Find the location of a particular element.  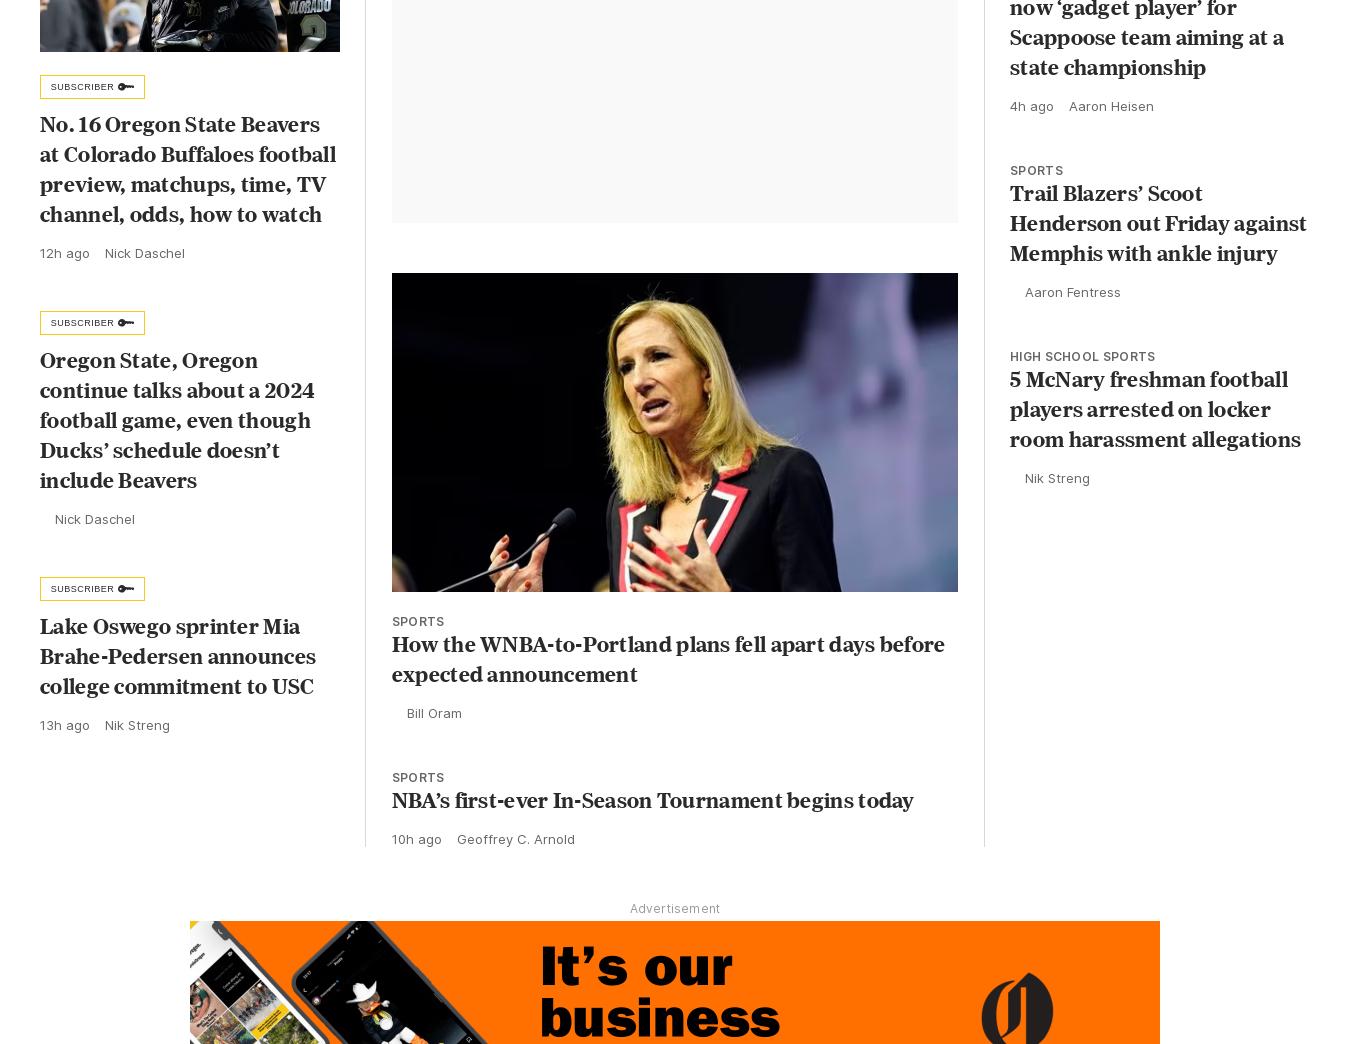

'Trail Blazers’ Scoot Henderson out Friday against Memphis with ankle injury' is located at coordinates (1008, 226).